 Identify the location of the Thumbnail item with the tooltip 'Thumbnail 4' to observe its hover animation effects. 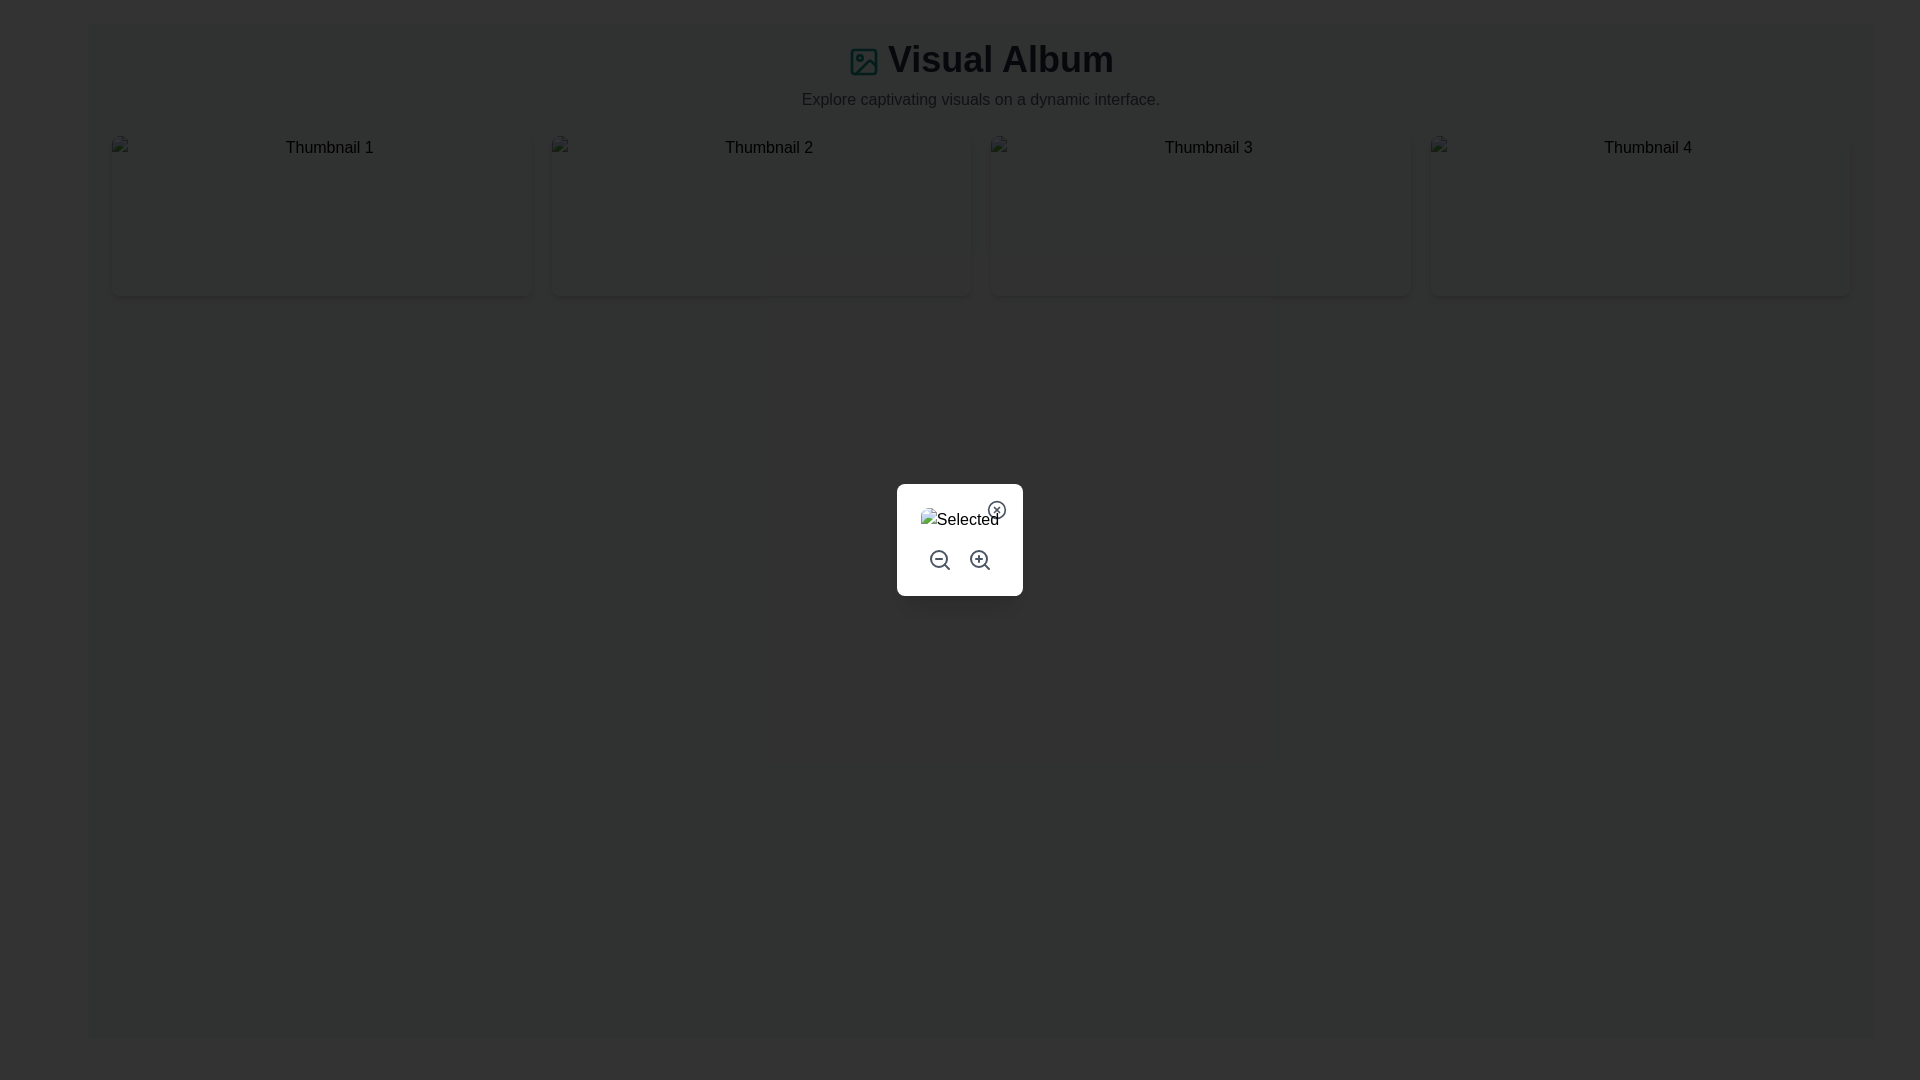
(1640, 216).